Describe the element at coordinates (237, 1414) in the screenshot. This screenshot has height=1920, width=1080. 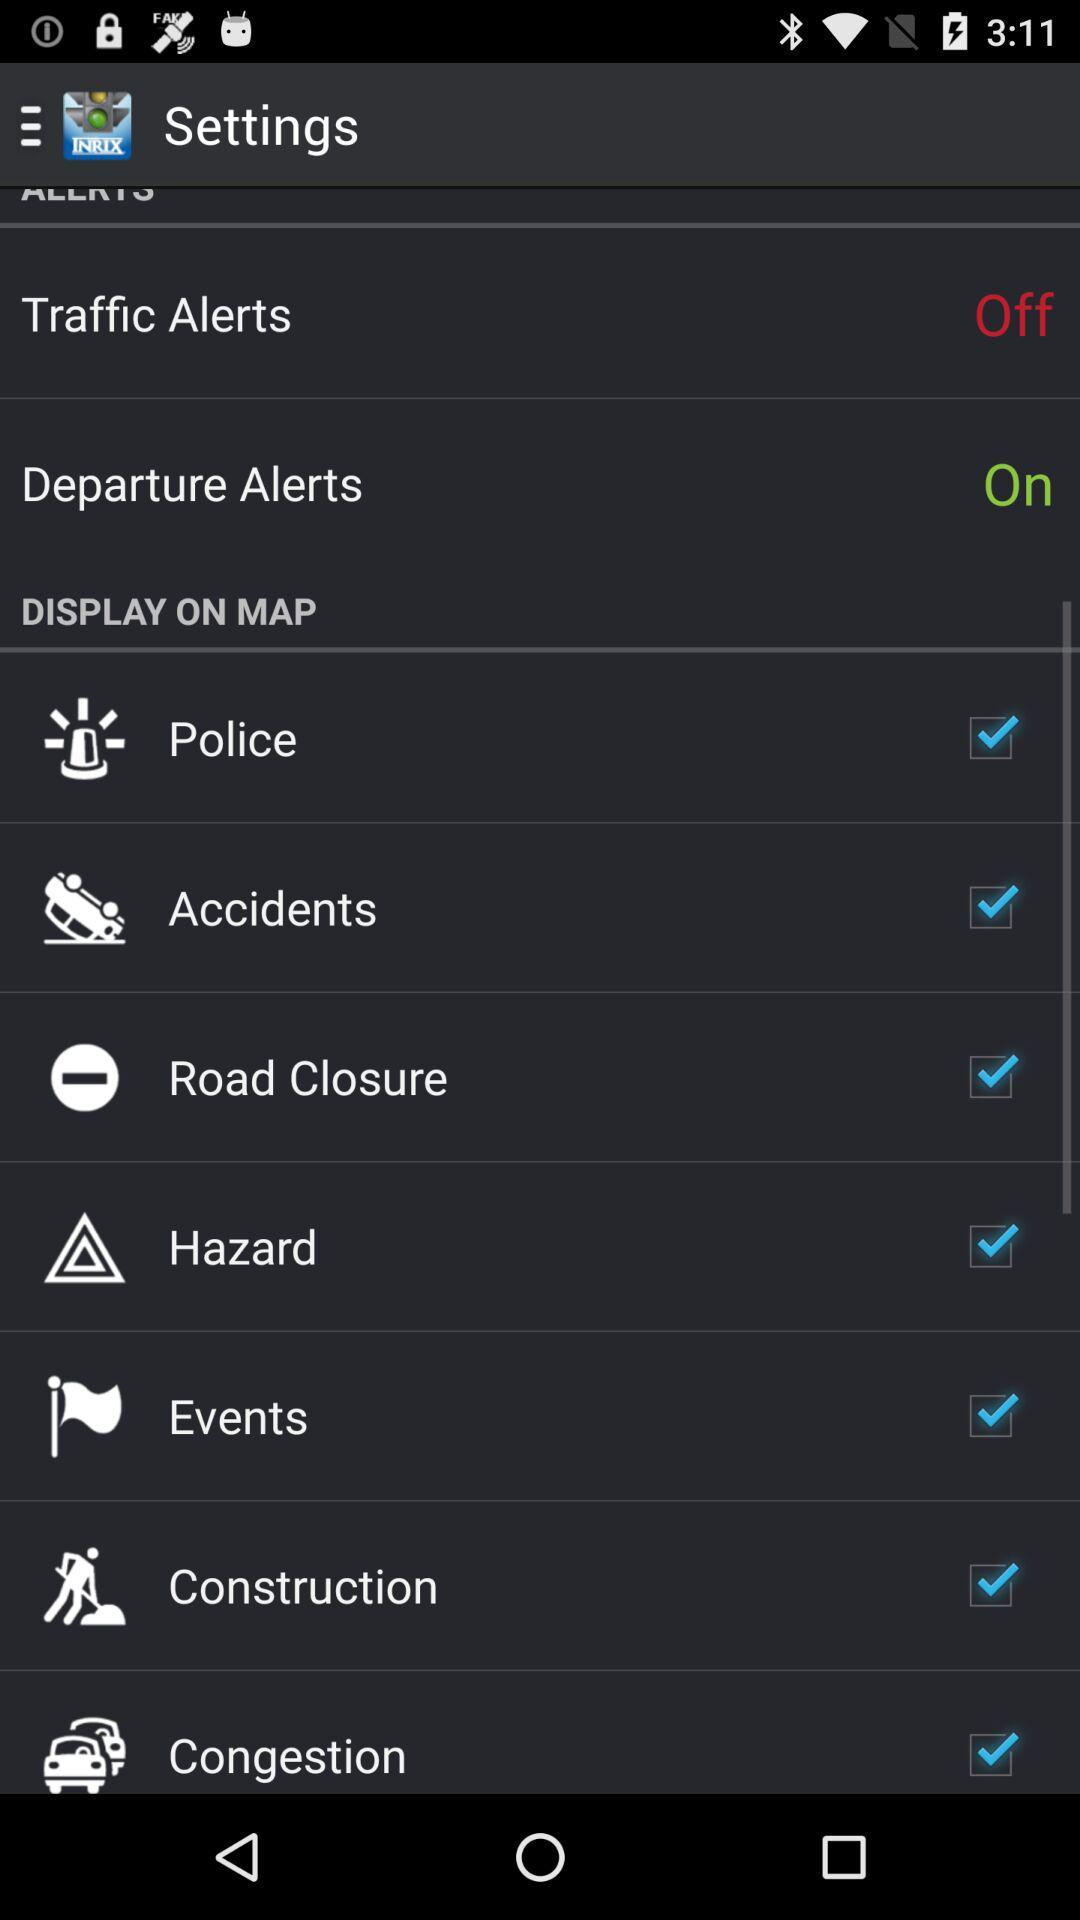
I see `the icon above the construction item` at that location.